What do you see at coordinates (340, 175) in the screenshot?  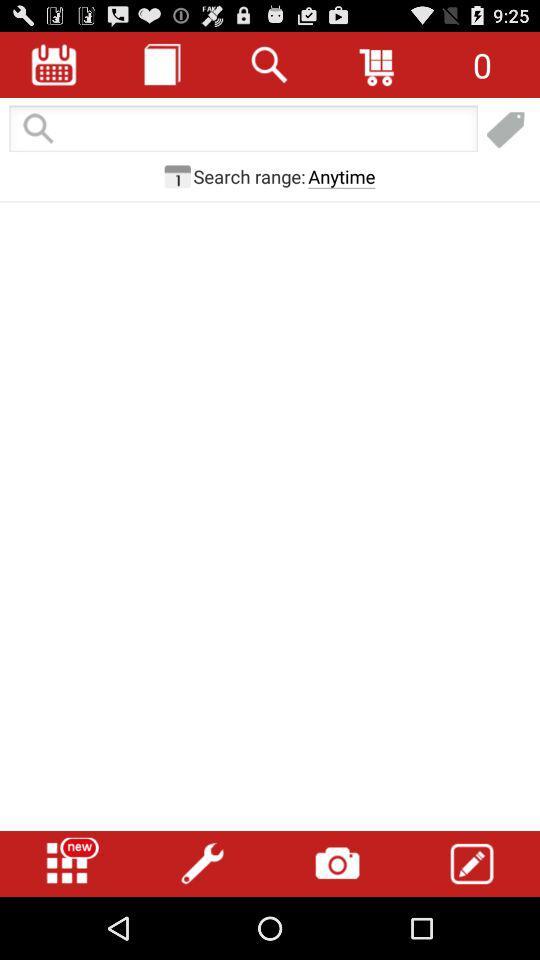 I see `the anytime button` at bounding box center [340, 175].